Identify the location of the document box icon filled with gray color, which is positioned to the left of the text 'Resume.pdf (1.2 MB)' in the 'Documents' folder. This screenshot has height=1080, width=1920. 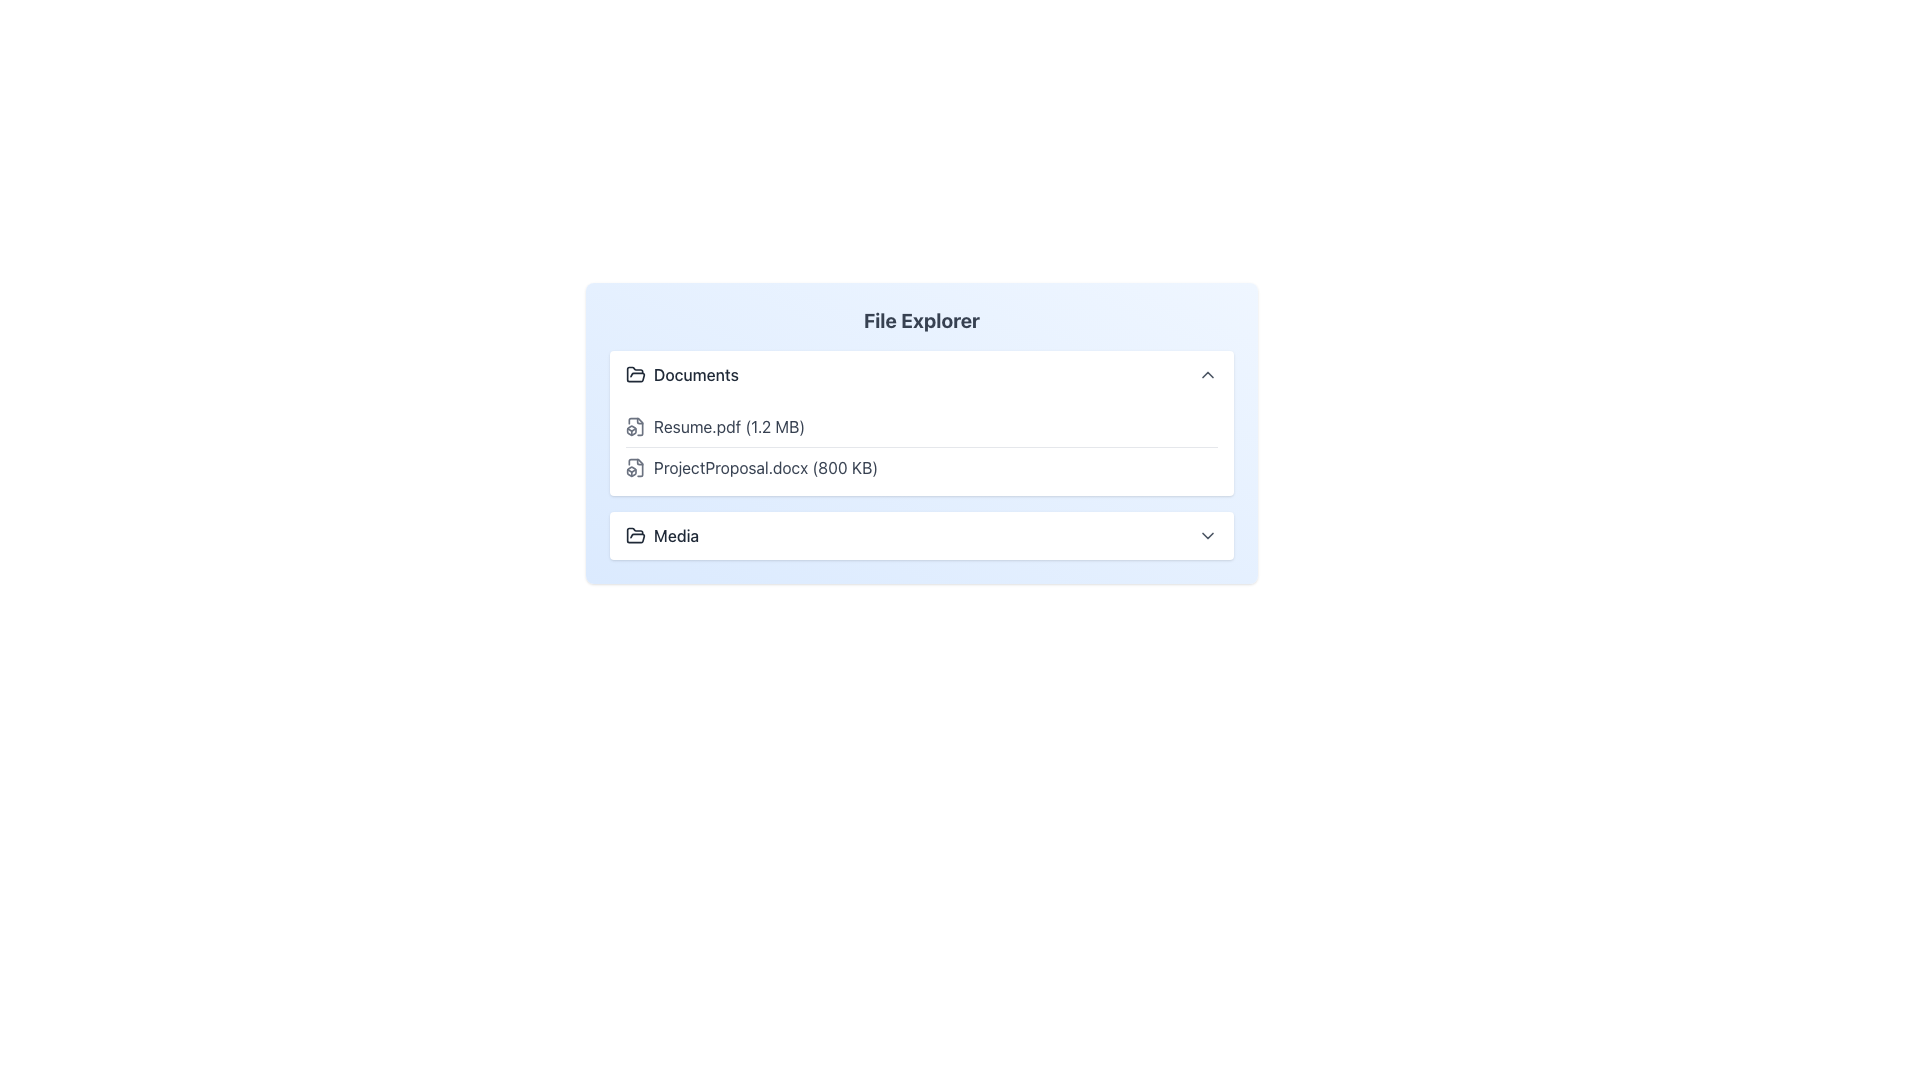
(634, 426).